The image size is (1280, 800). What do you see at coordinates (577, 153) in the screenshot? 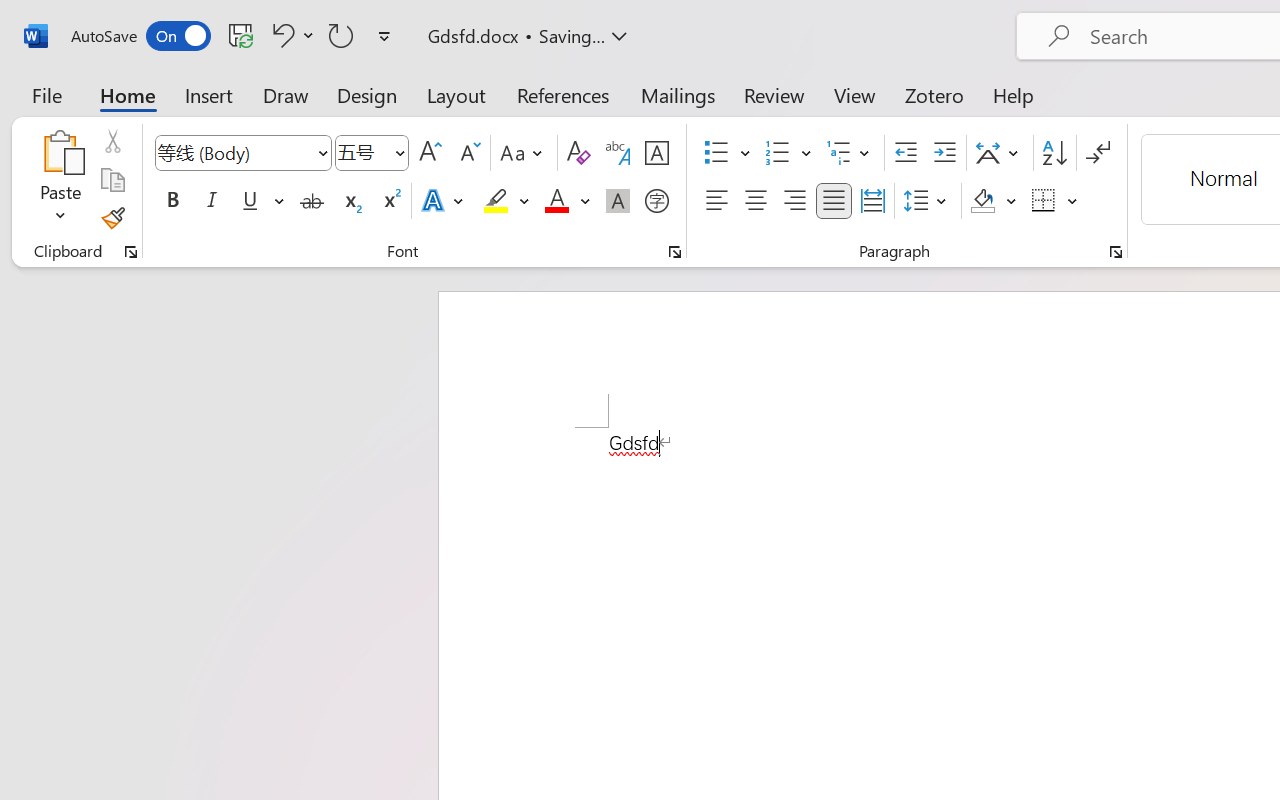
I see `'Clear Formatting'` at bounding box center [577, 153].